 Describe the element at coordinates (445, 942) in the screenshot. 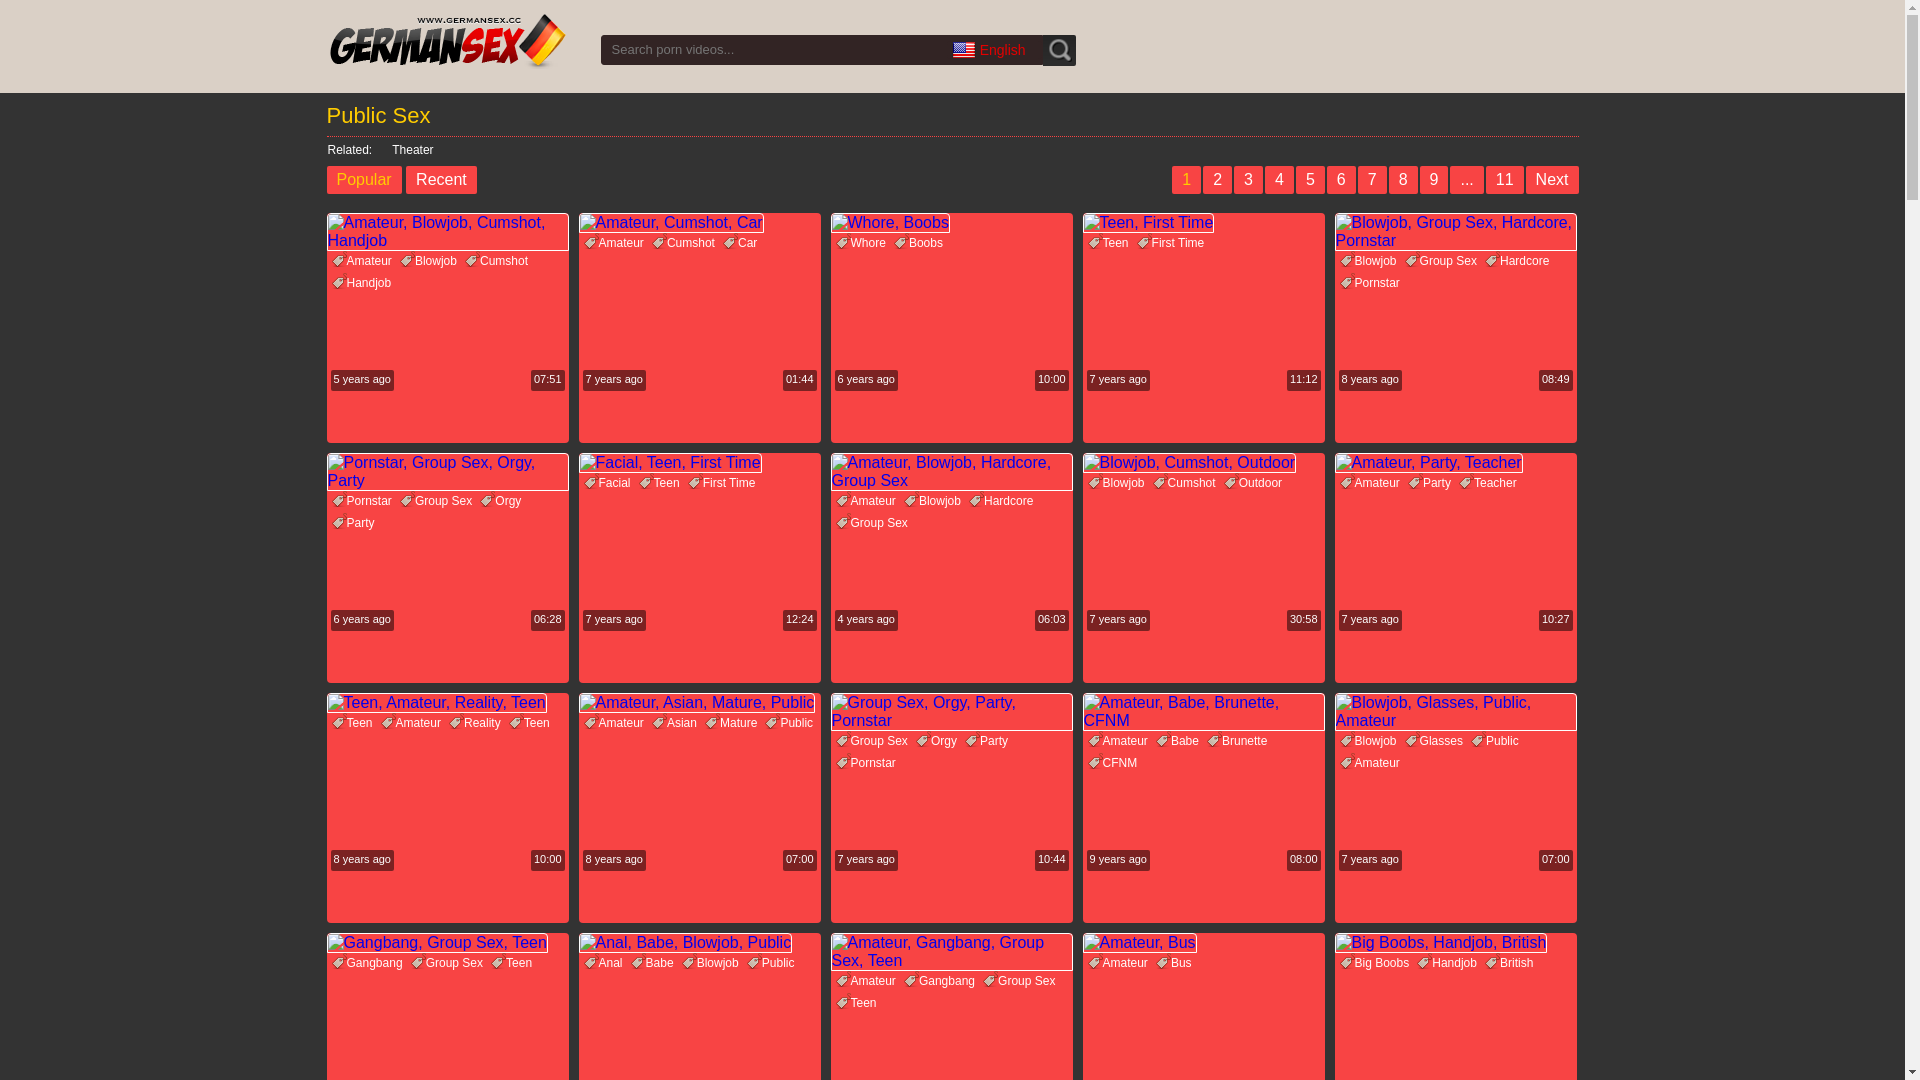

I see `'Gangbang, Group Sex, Teen'` at that location.